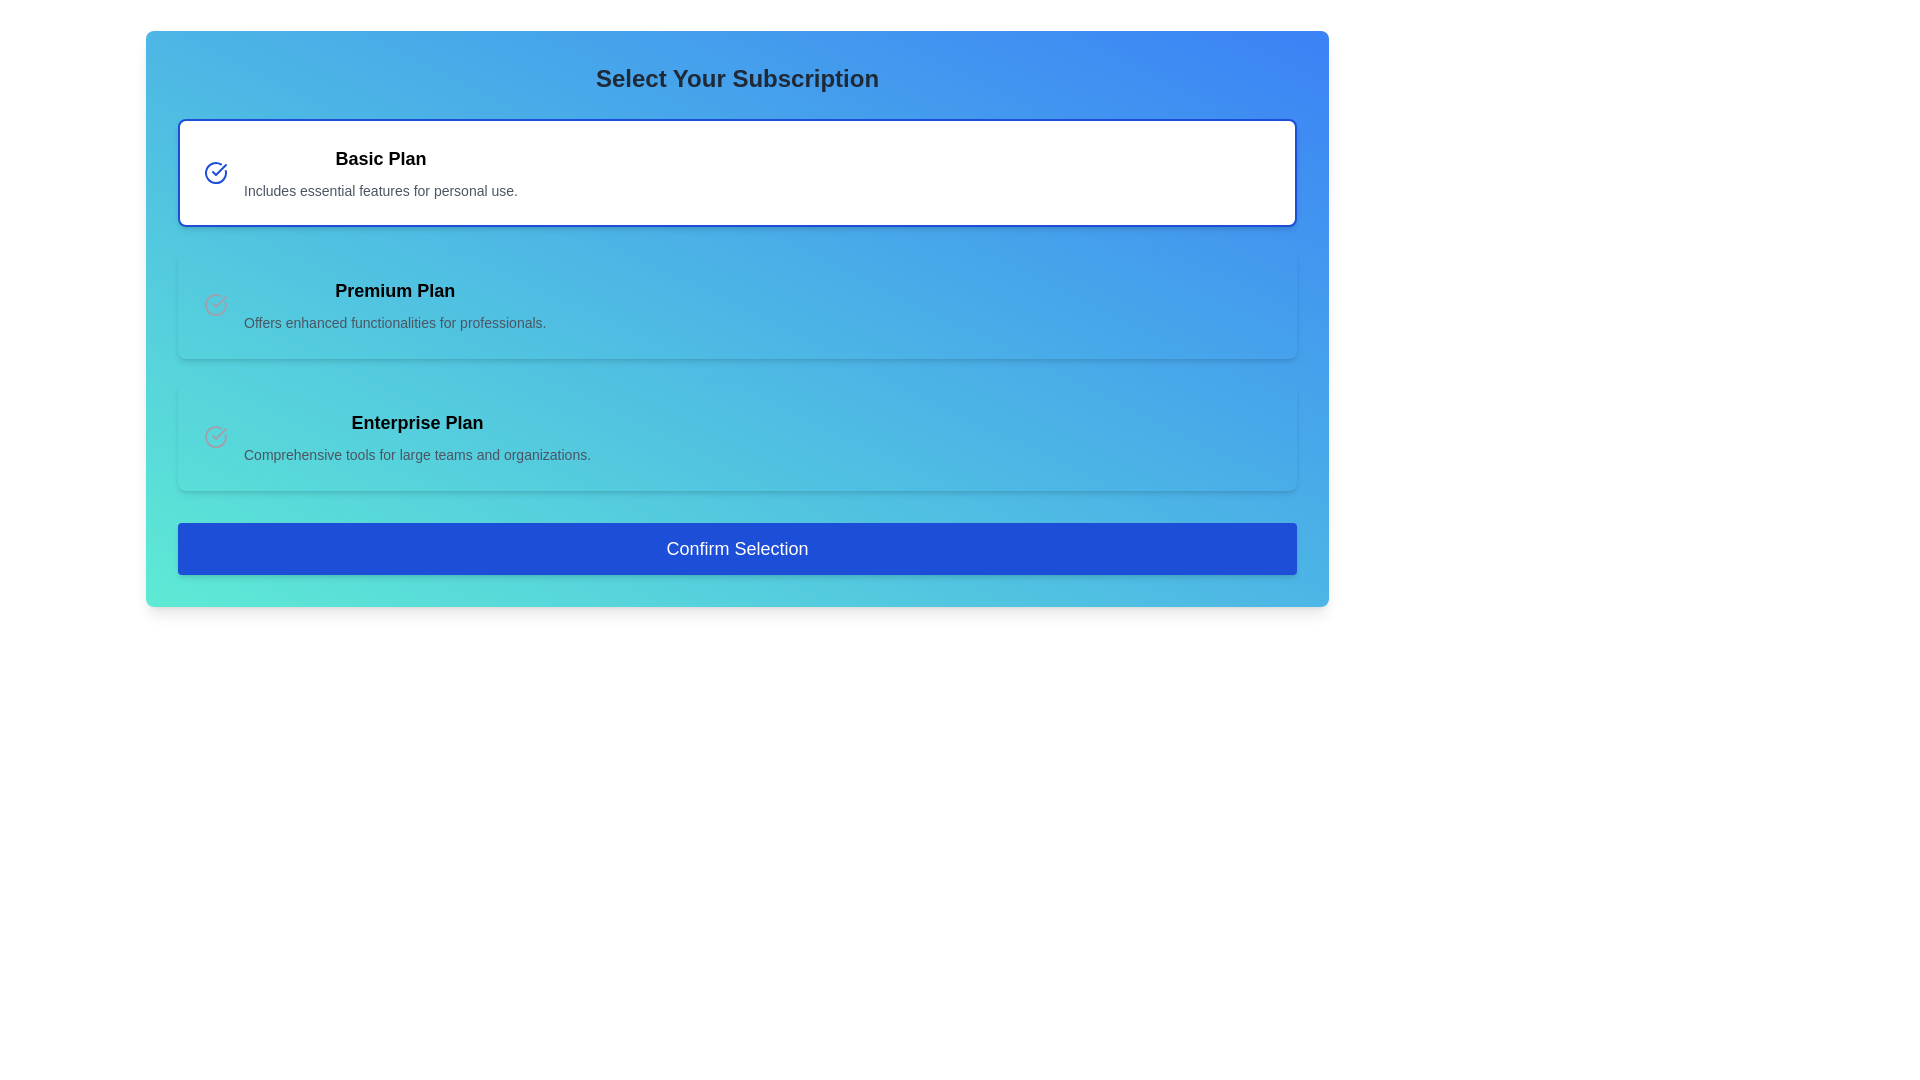  I want to click on the centered title text labeled 'Select Your Subscription', which is styled in a large, bold, dark grey font, positioned at the top-center of the subscription selection panel, so click(736, 77).